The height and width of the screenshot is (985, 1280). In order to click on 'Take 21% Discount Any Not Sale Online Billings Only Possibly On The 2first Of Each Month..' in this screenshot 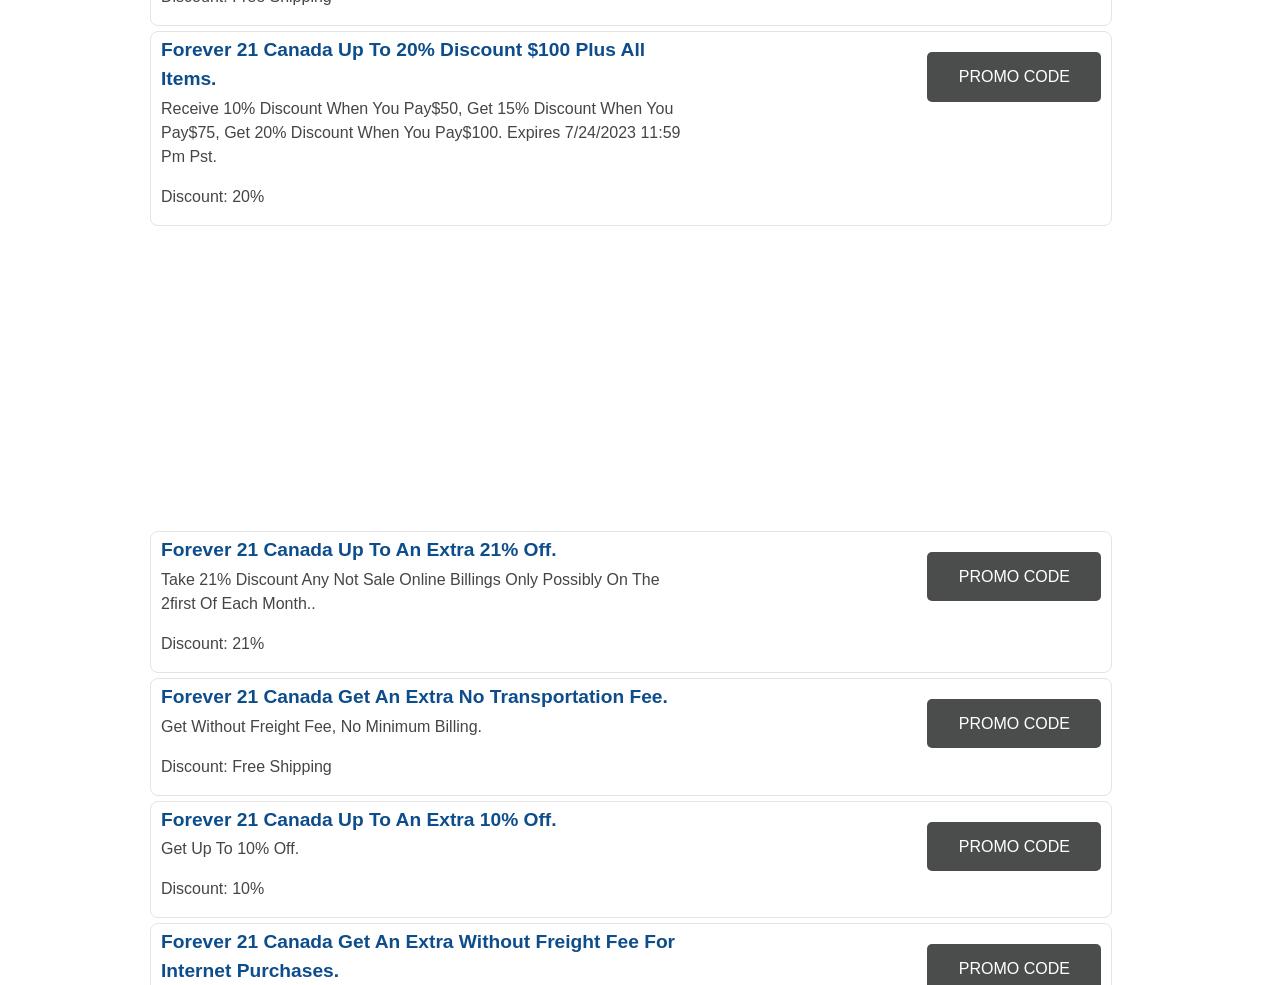, I will do `click(408, 590)`.